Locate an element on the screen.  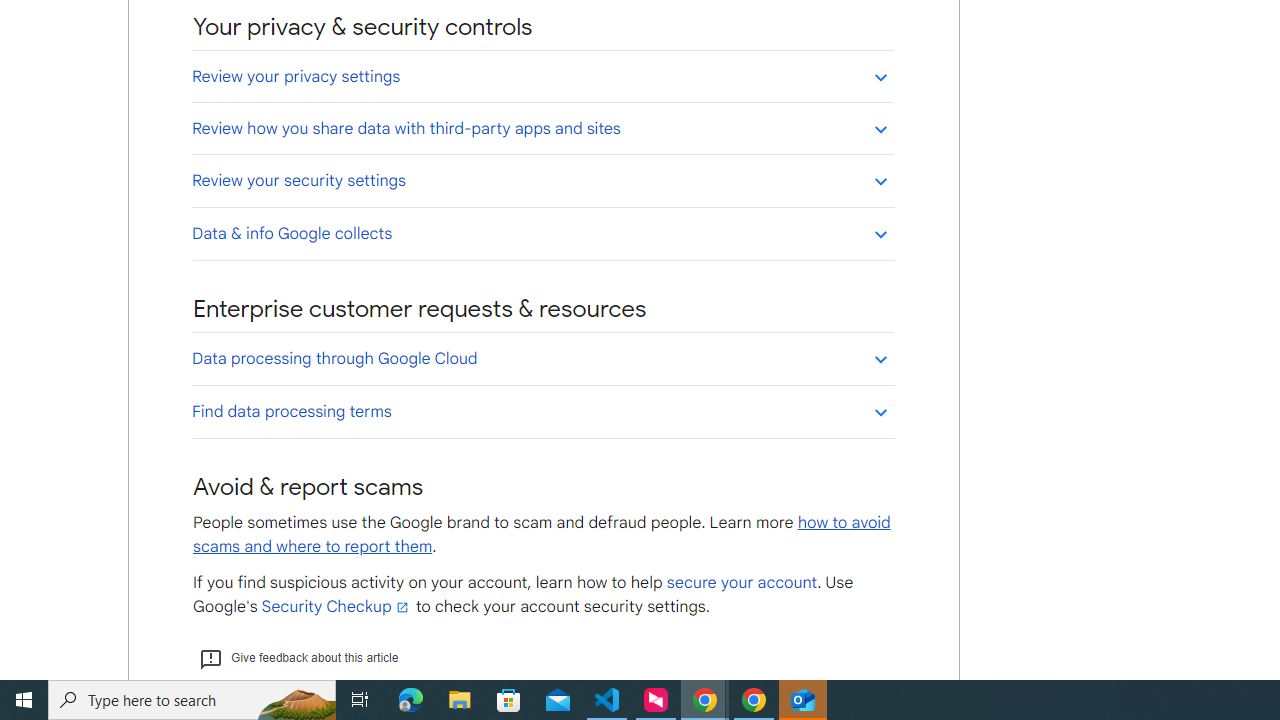
'Data processing through Google Cloud' is located at coordinates (542, 357).